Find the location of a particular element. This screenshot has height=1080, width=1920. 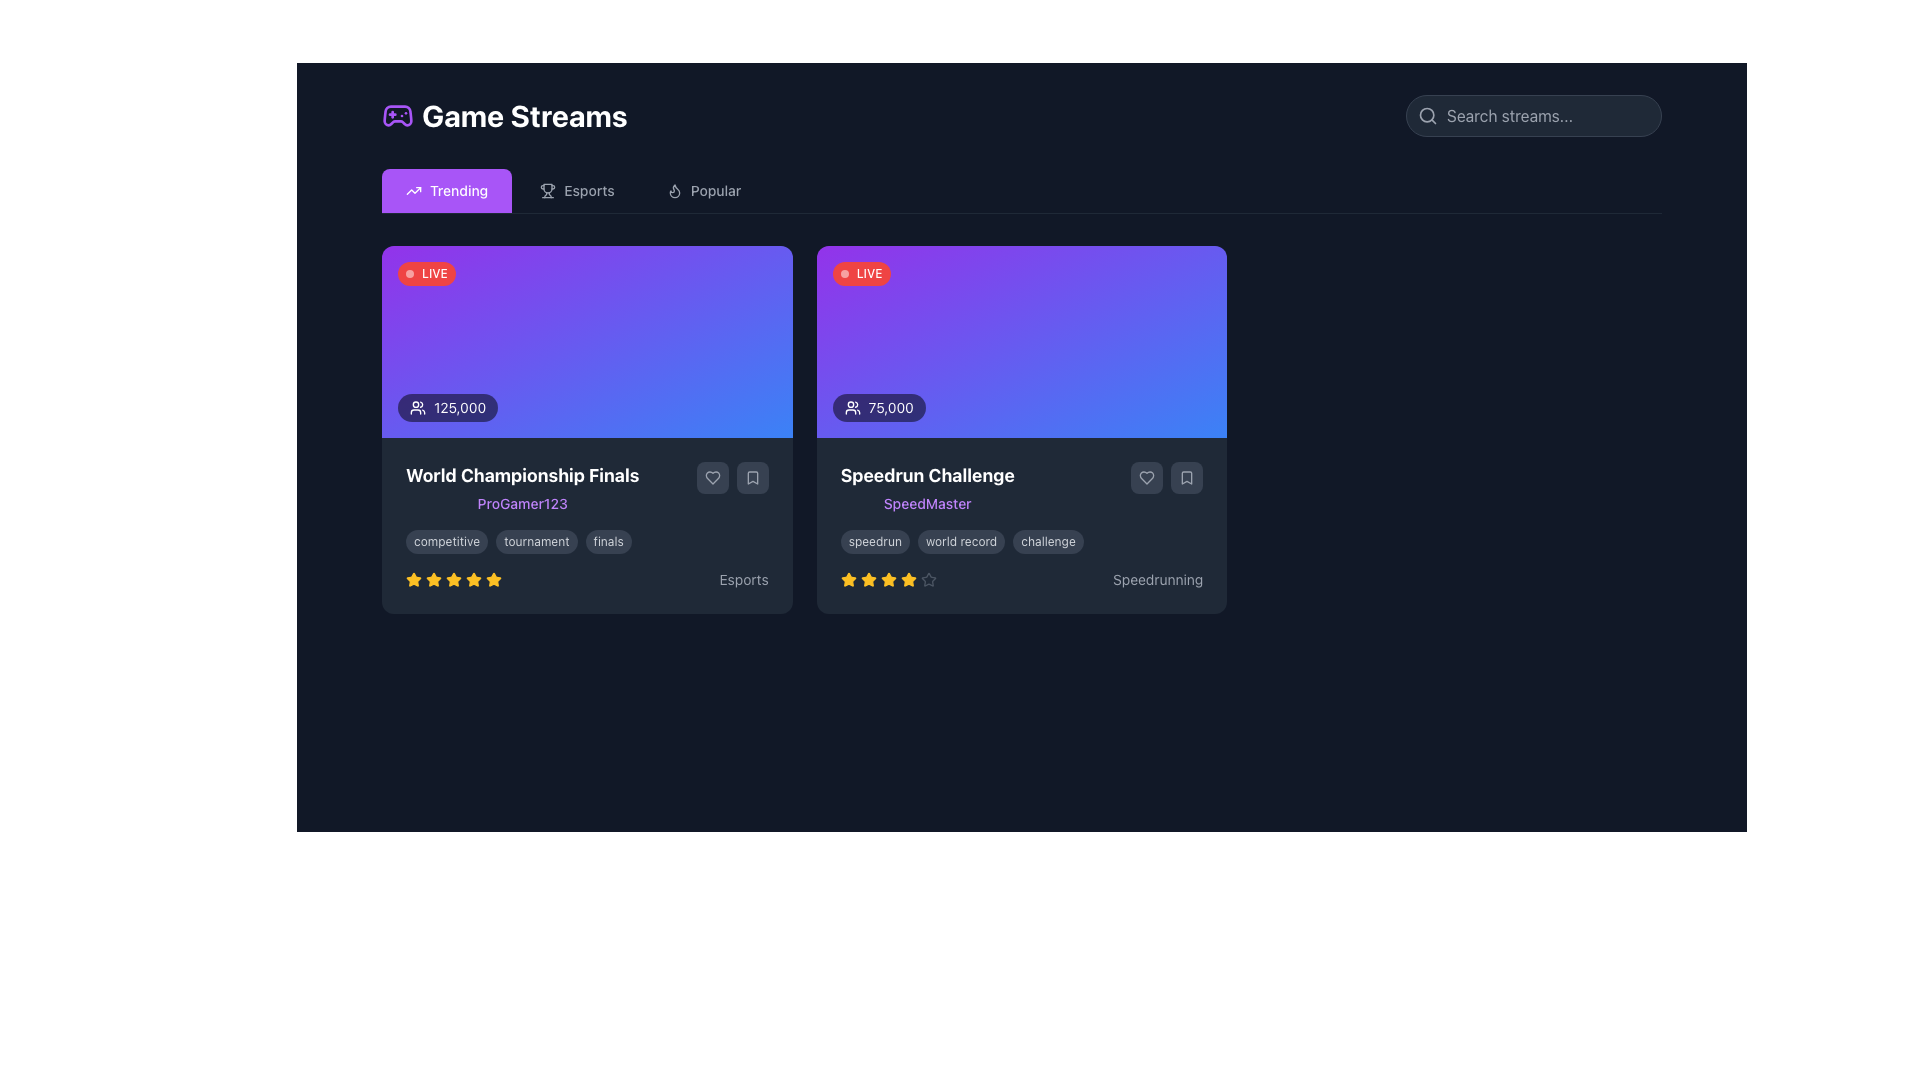

the second label displaying 'world record' in lowercase, which has a dark gray background and is located below the 'Speedrun Challenge' card is located at coordinates (961, 542).